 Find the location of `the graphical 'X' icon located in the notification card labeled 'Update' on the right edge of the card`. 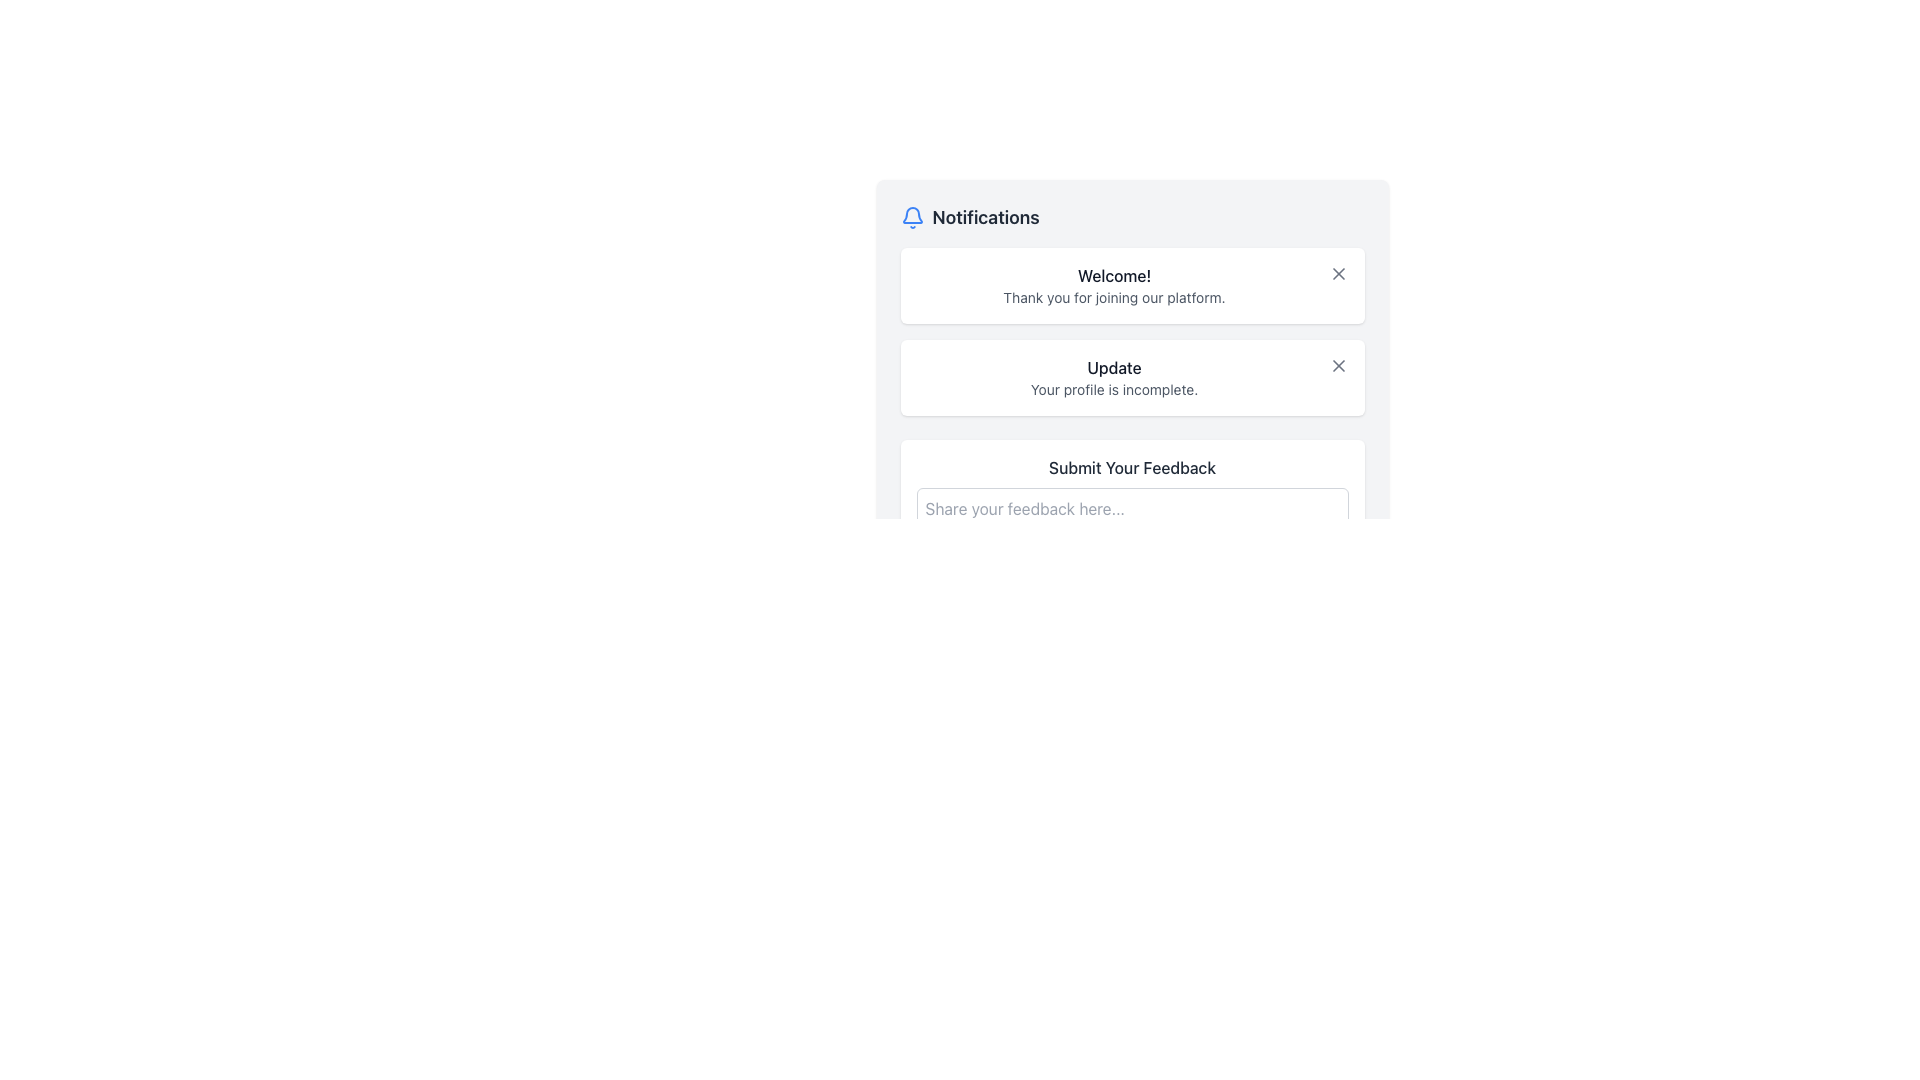

the graphical 'X' icon located in the notification card labeled 'Update' on the right edge of the card is located at coordinates (1338, 366).